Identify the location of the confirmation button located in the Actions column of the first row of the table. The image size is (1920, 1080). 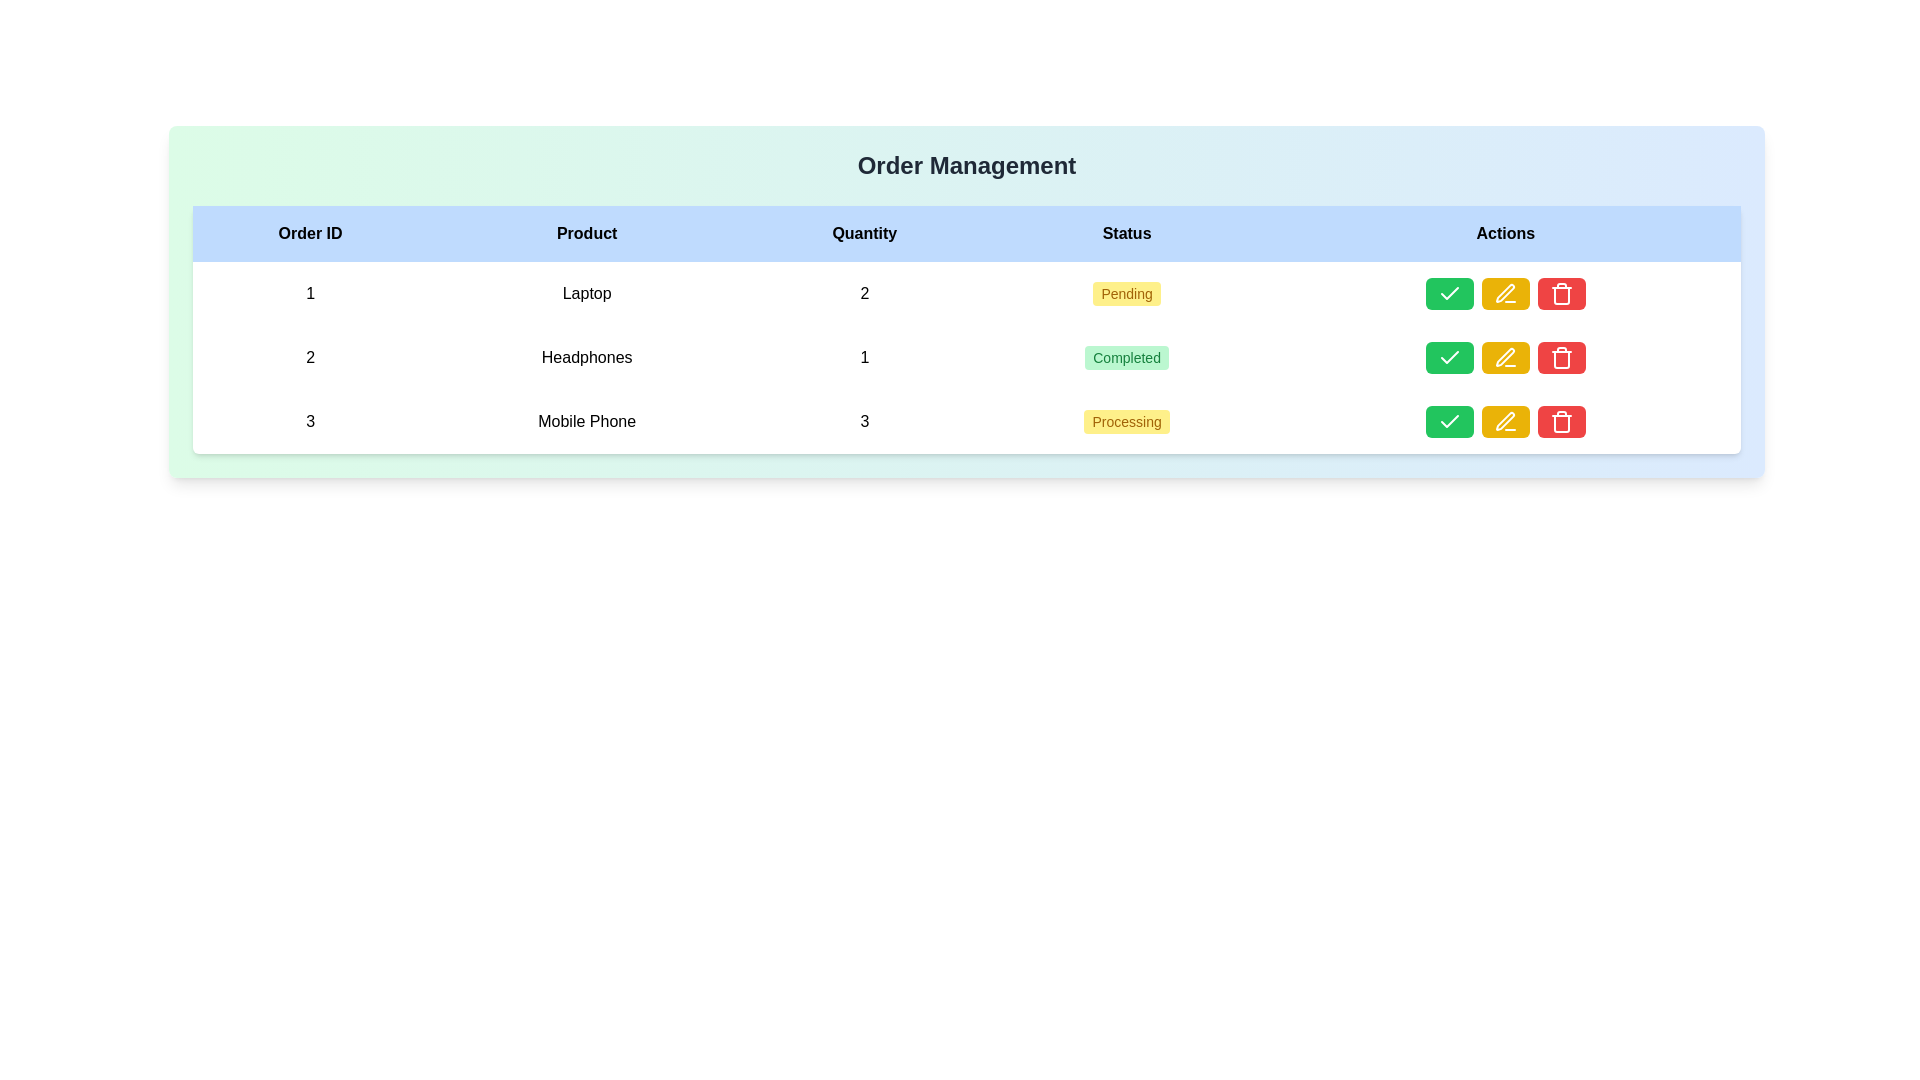
(1449, 293).